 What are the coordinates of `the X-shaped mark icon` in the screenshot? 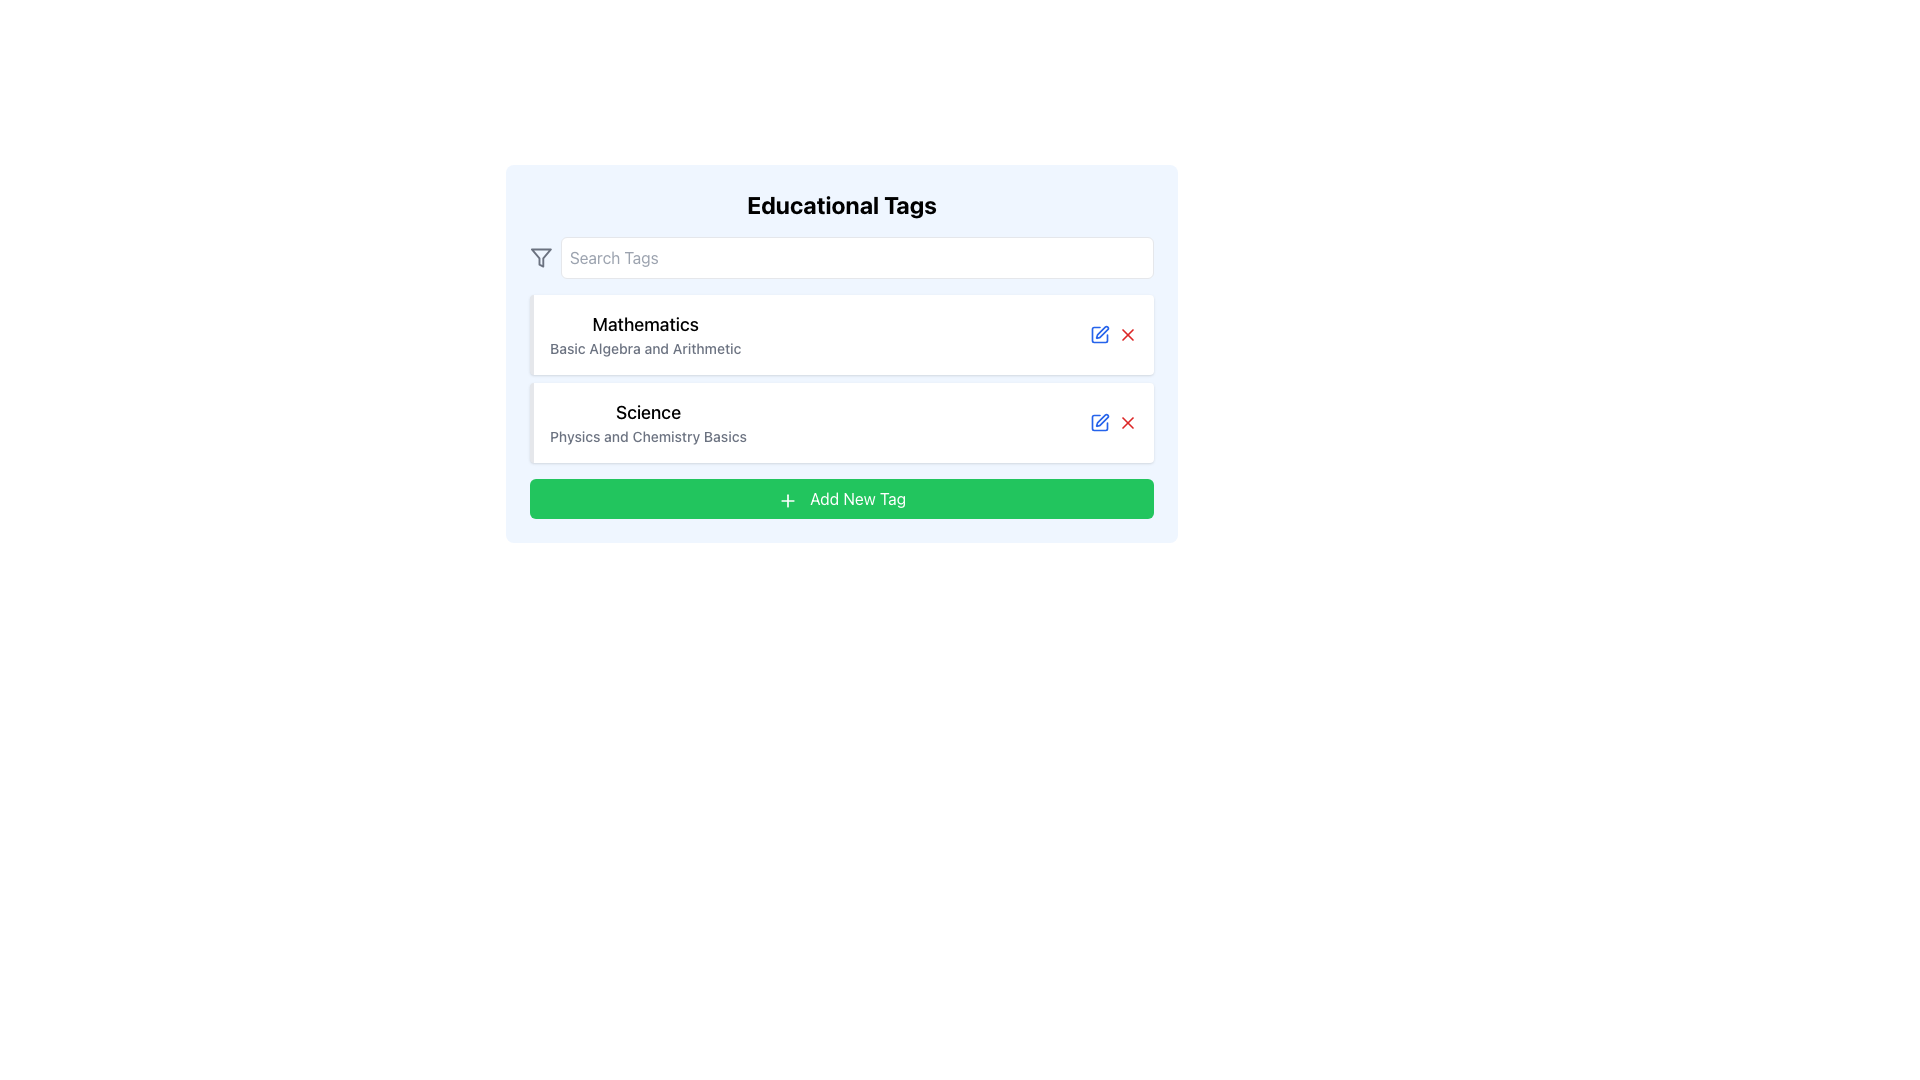 It's located at (1128, 422).